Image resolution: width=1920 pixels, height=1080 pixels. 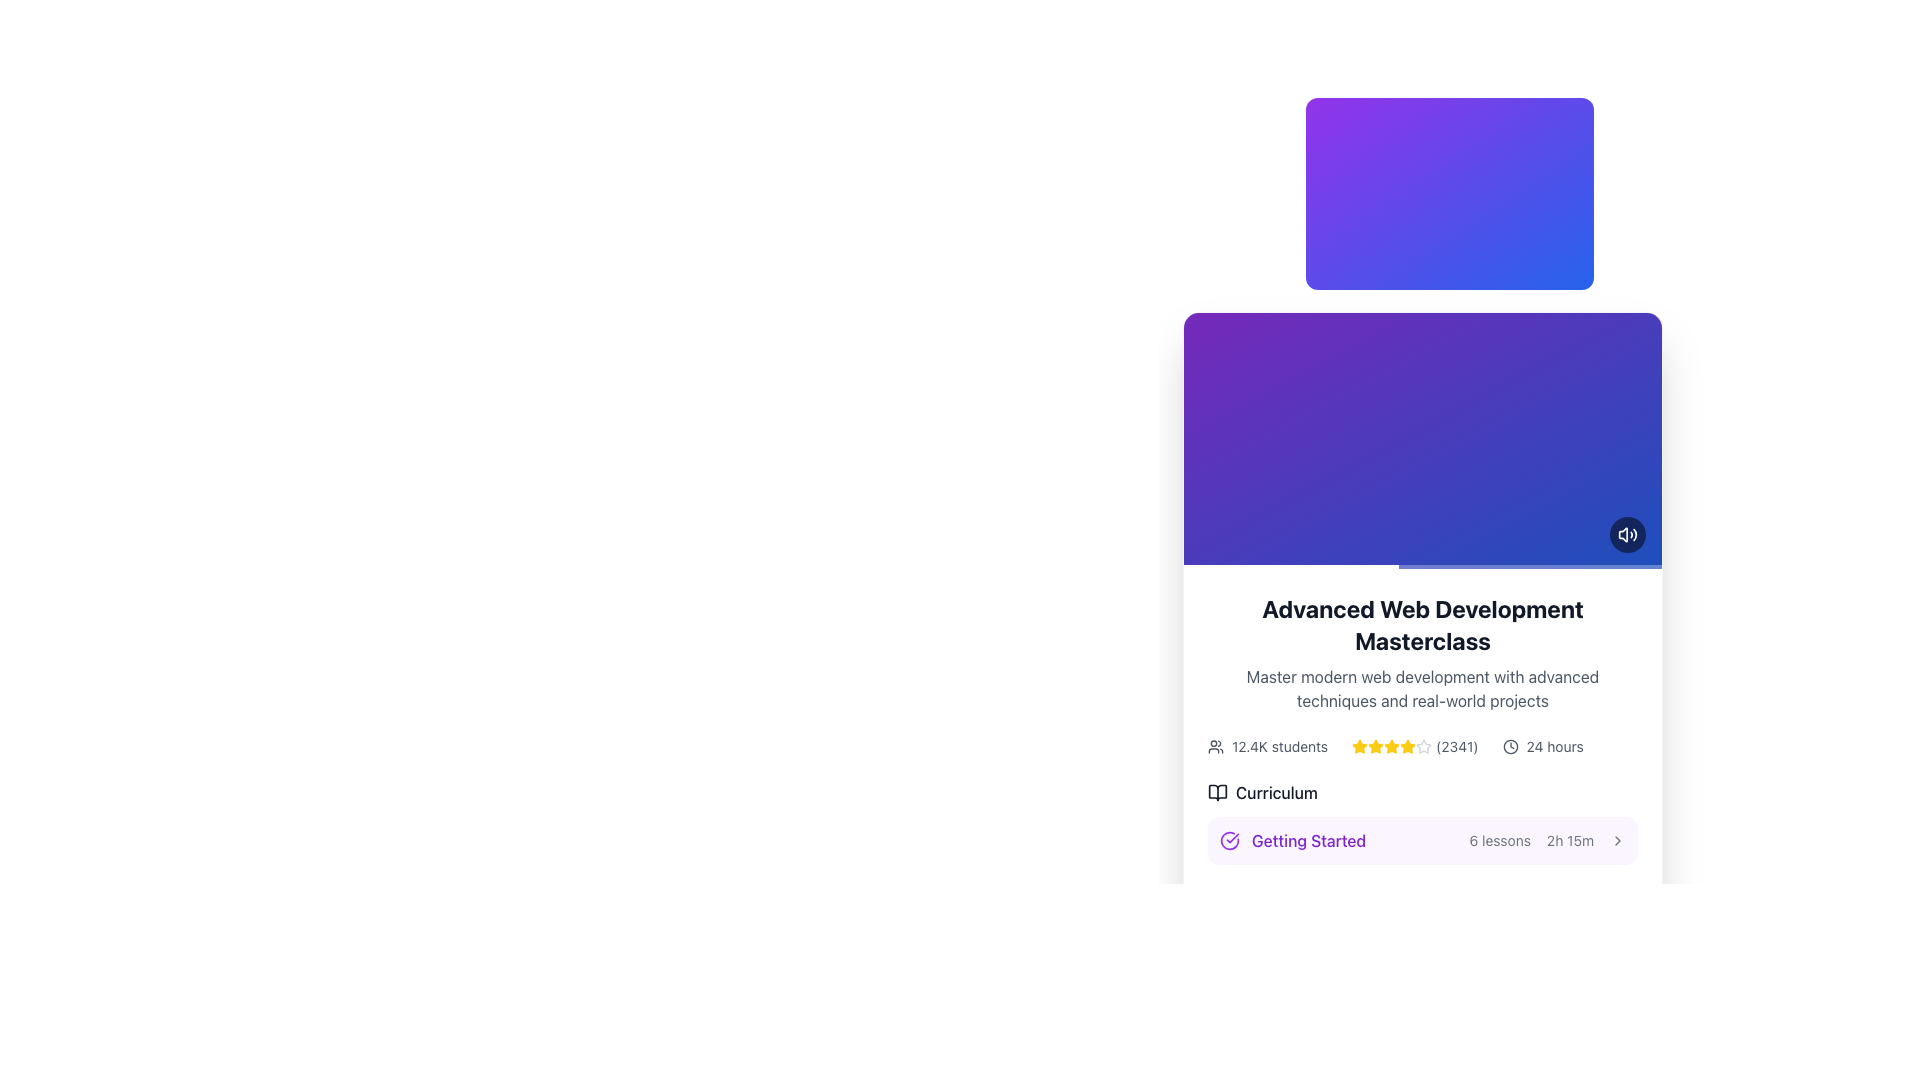 I want to click on the non-interactive text label that displays the number of students associated with the course, located in the middle section of a content card, next to a user icon, so click(x=1280, y=747).